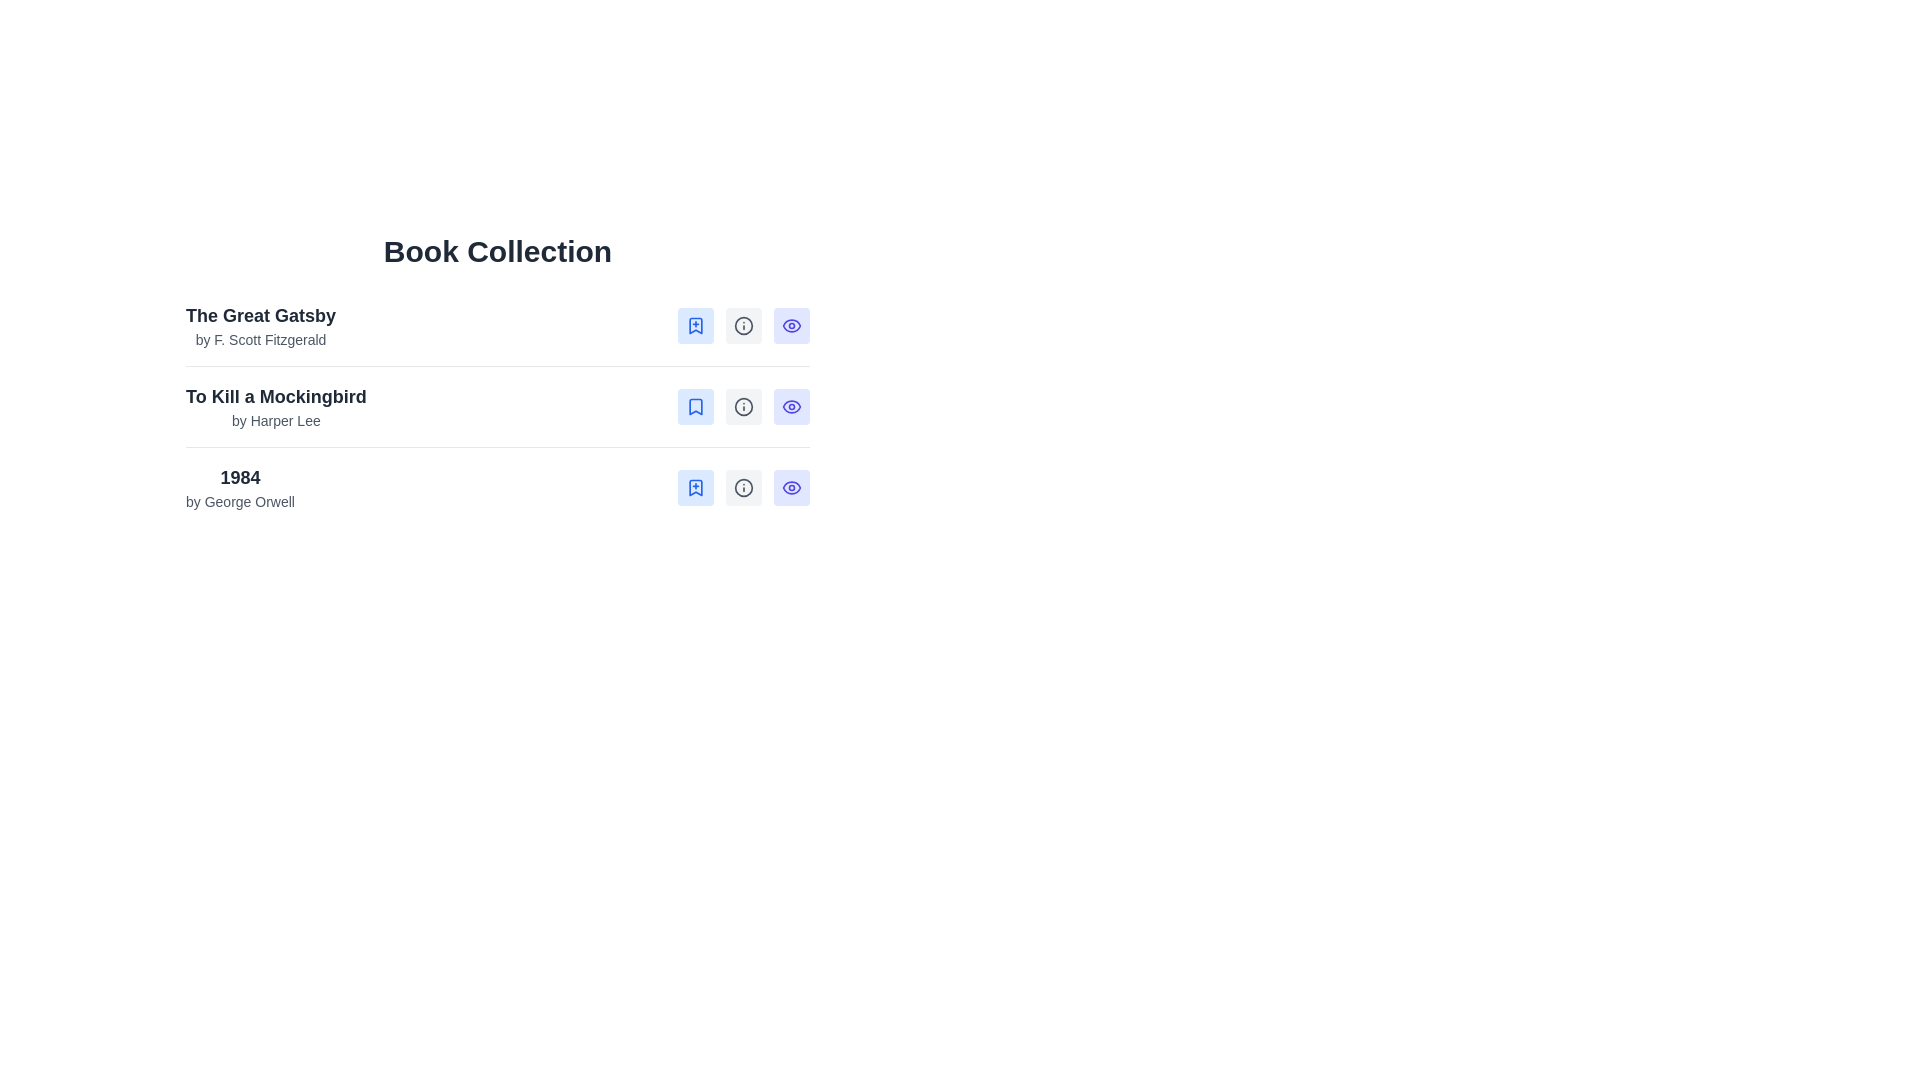  What do you see at coordinates (696, 325) in the screenshot?
I see `the bookmark-shaped icon with a blue outline located in the first row of the 'Book Collection' list next to 'The Great Gatsby by F. Scott Fitzgerald'` at bounding box center [696, 325].